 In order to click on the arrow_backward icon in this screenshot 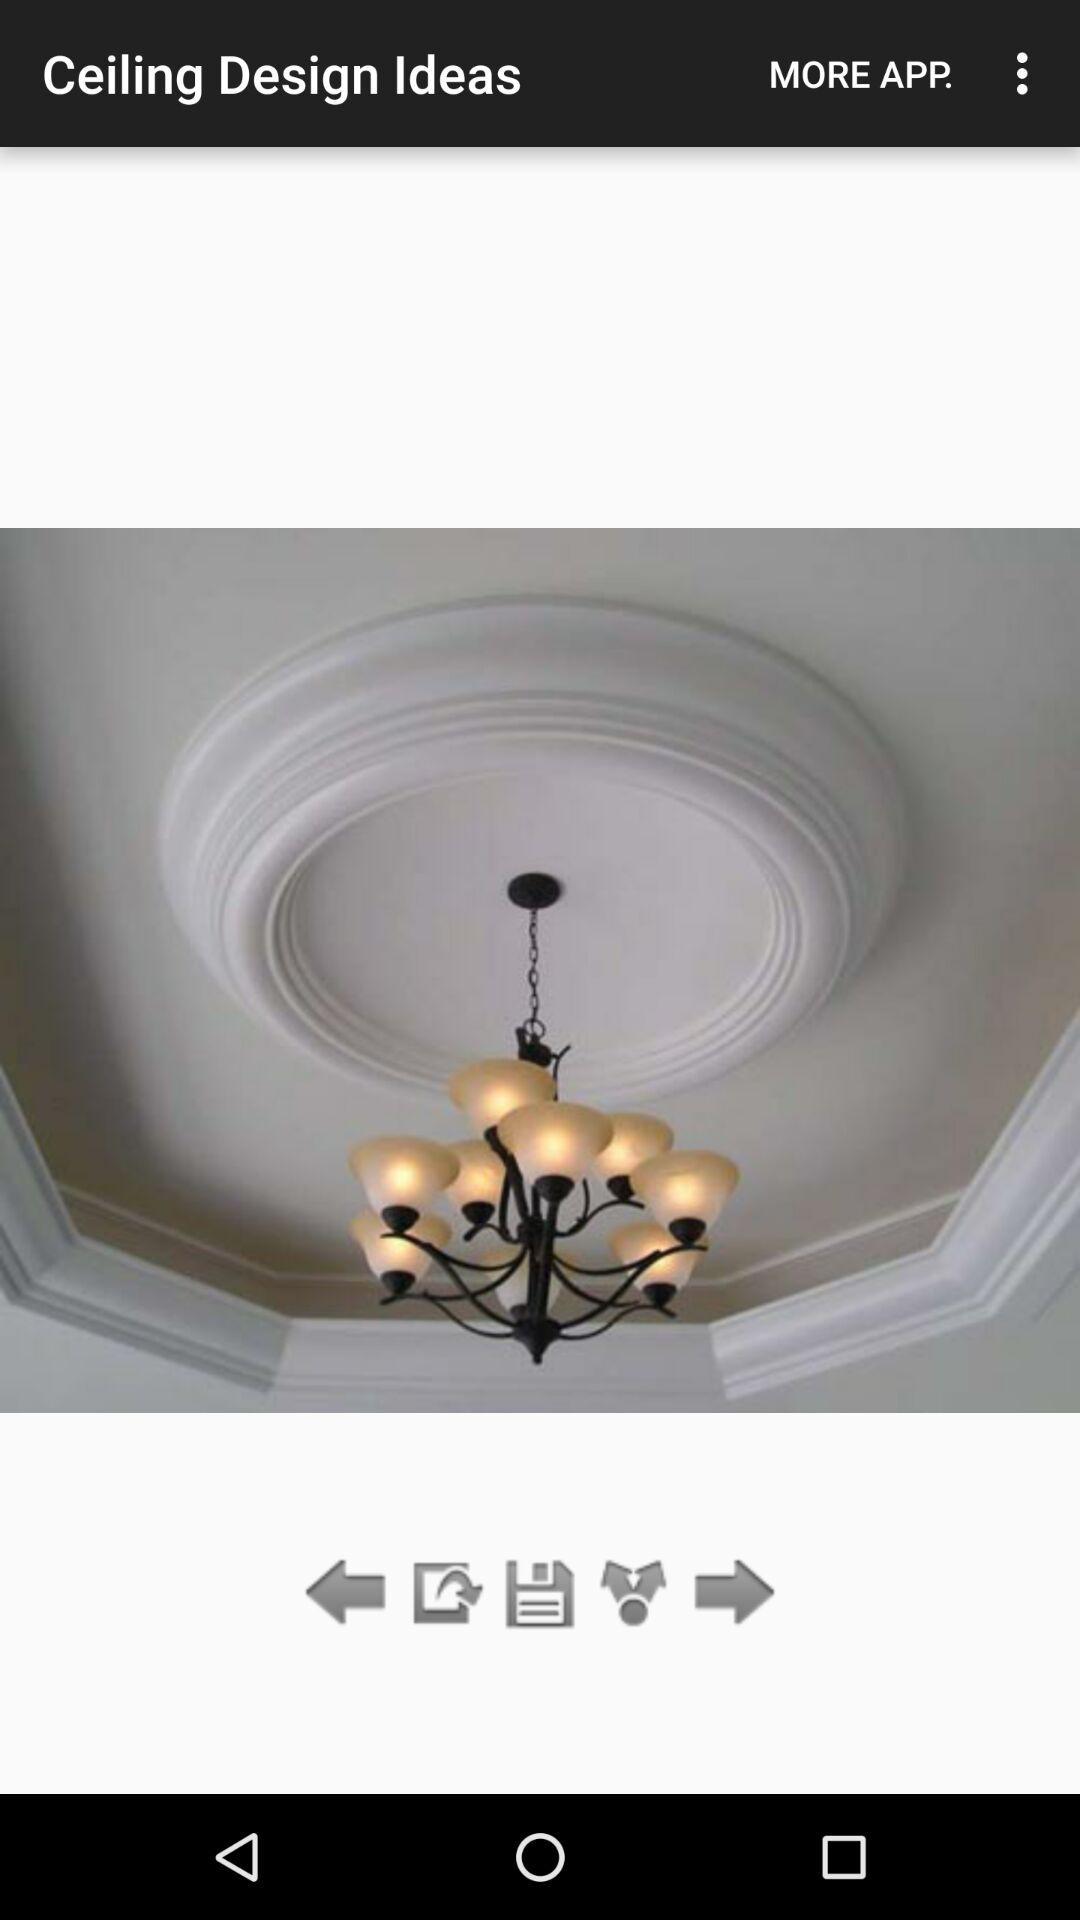, I will do `click(350, 1593)`.